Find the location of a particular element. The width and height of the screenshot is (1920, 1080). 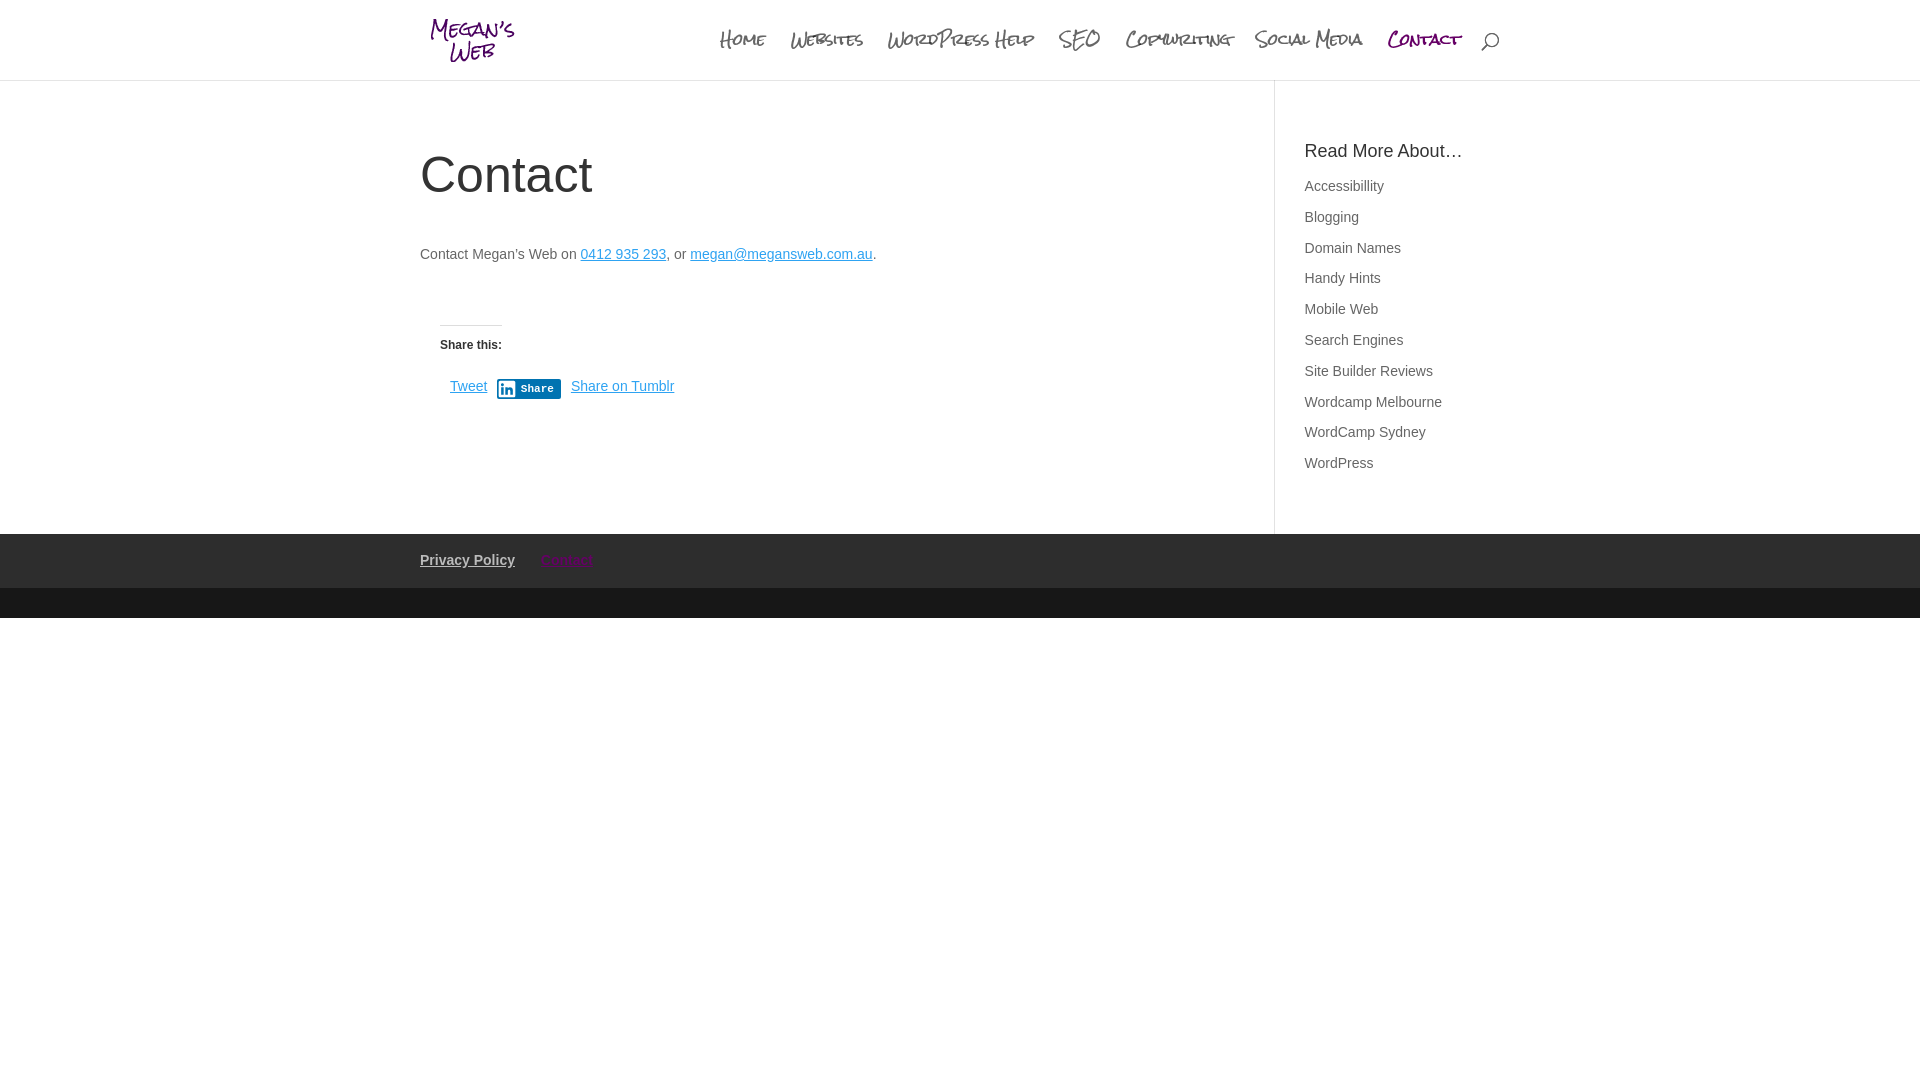

'Wordcamp Melbourne' is located at coordinates (1372, 401).